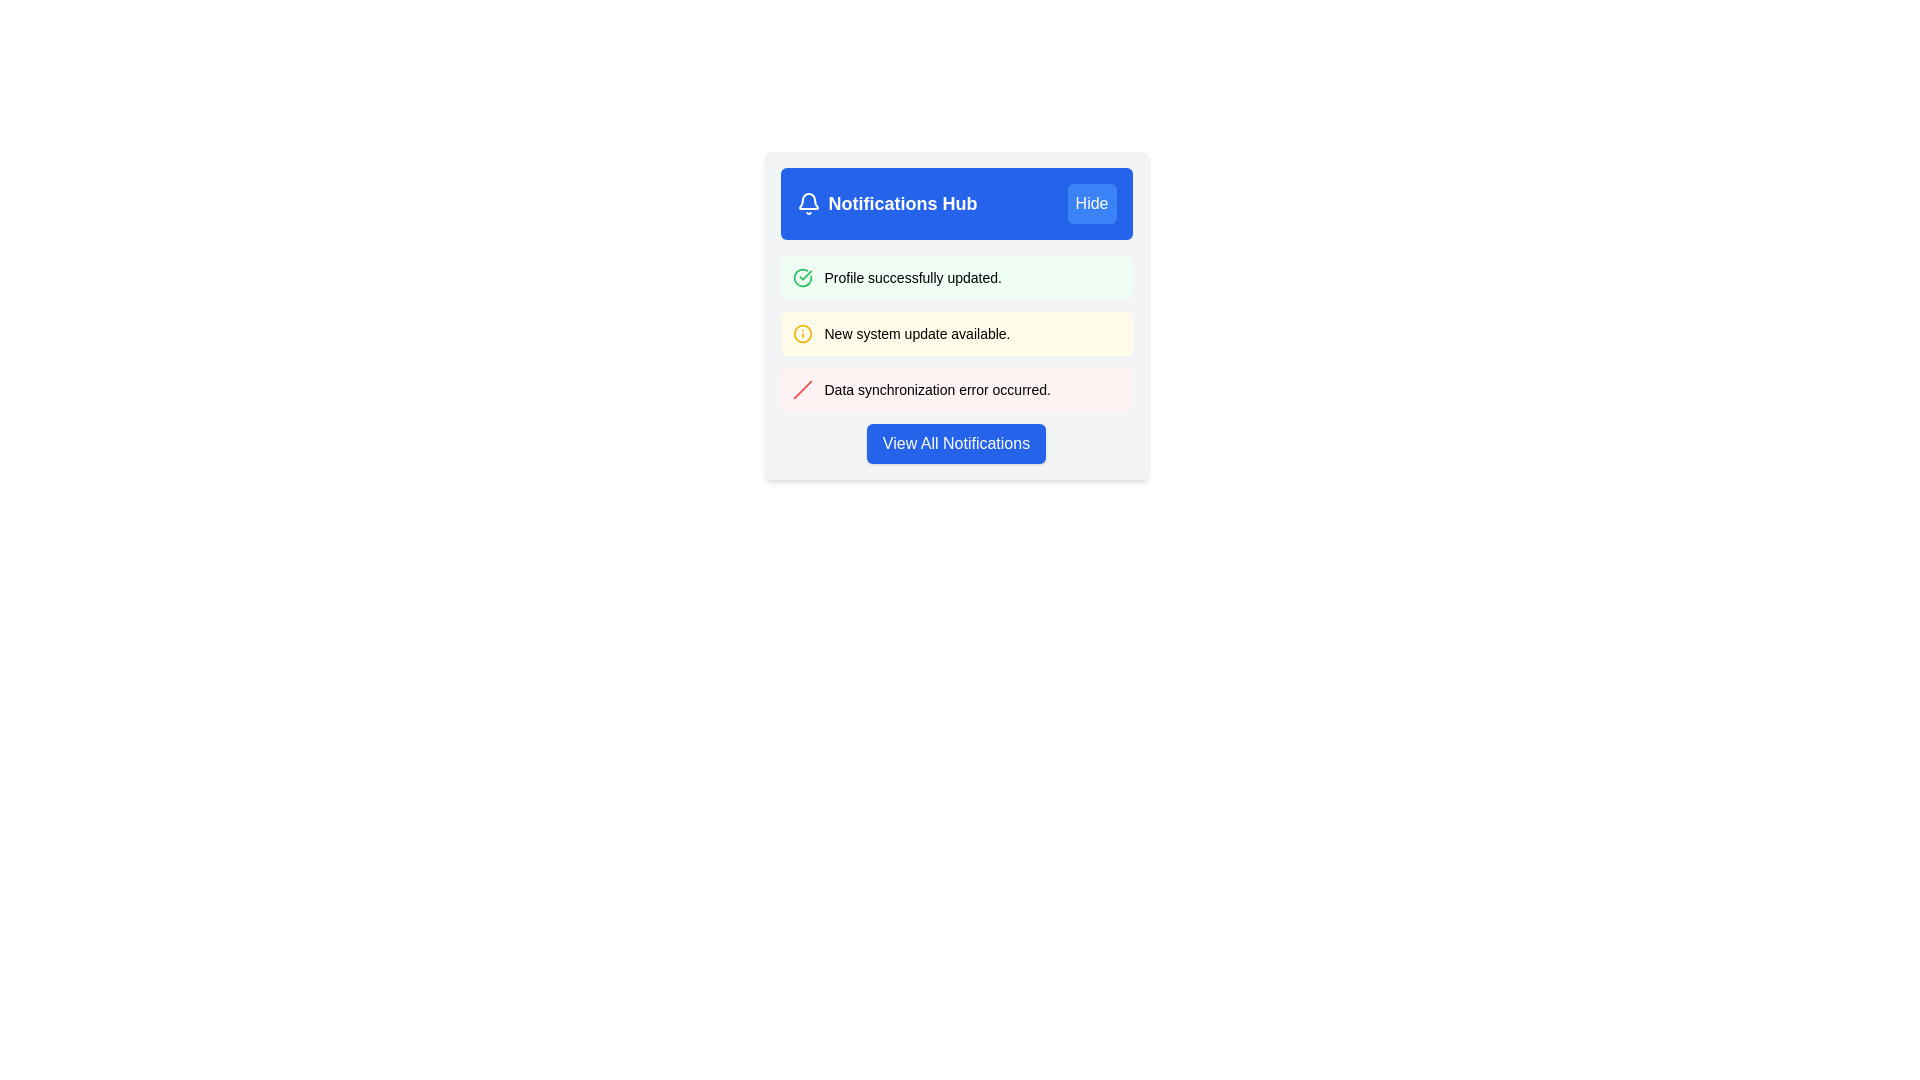 The image size is (1920, 1080). Describe the element at coordinates (955, 442) in the screenshot. I see `the button located below the message 'Data synchronization error occurred'` at that location.